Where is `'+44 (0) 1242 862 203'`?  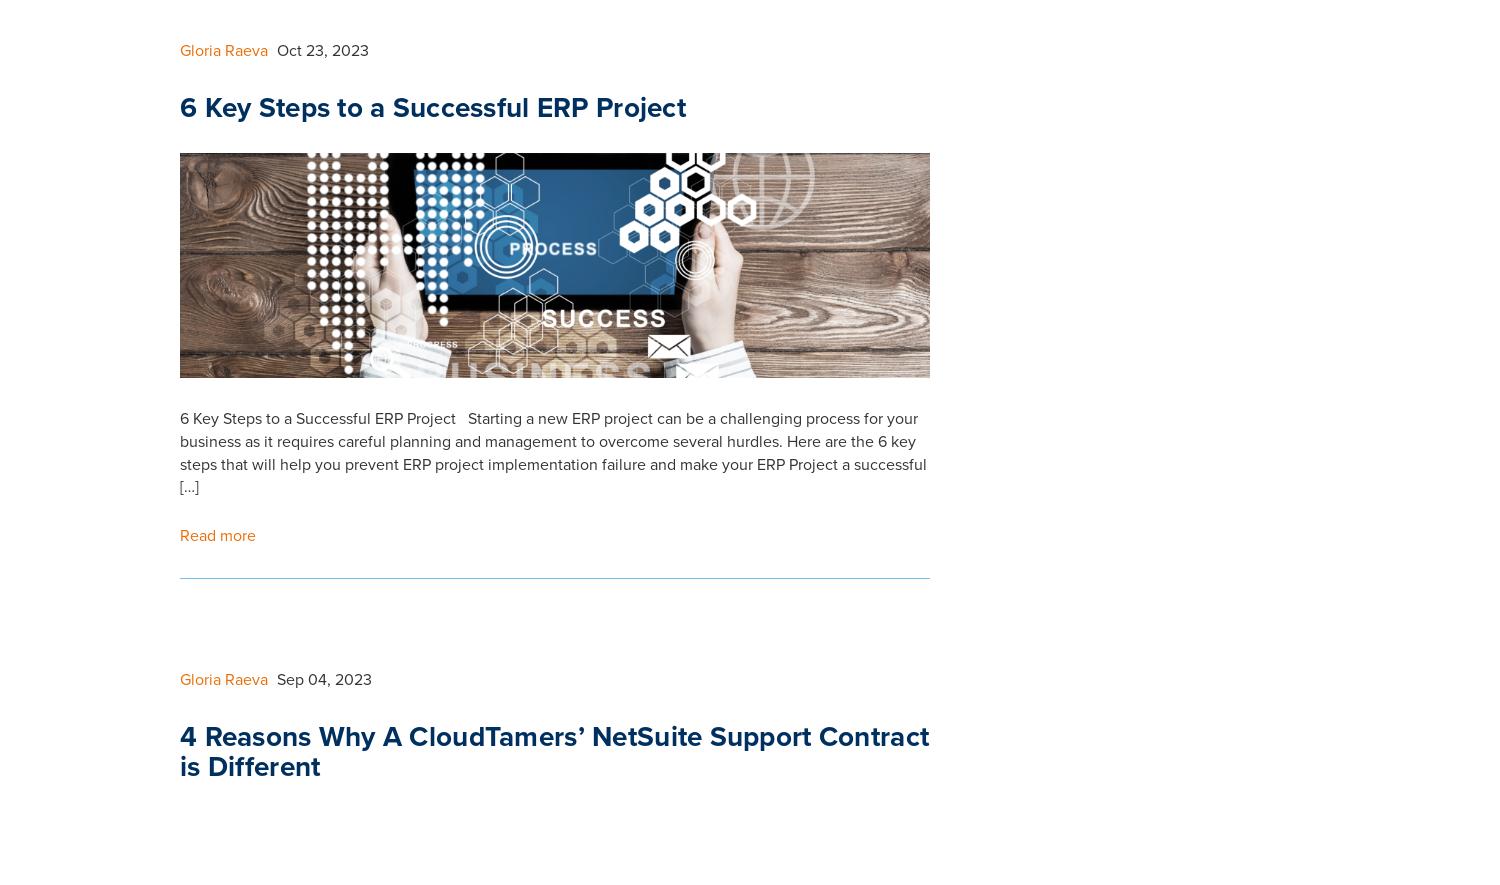 '+44 (0) 1242 862 203' is located at coordinates (1238, 857).